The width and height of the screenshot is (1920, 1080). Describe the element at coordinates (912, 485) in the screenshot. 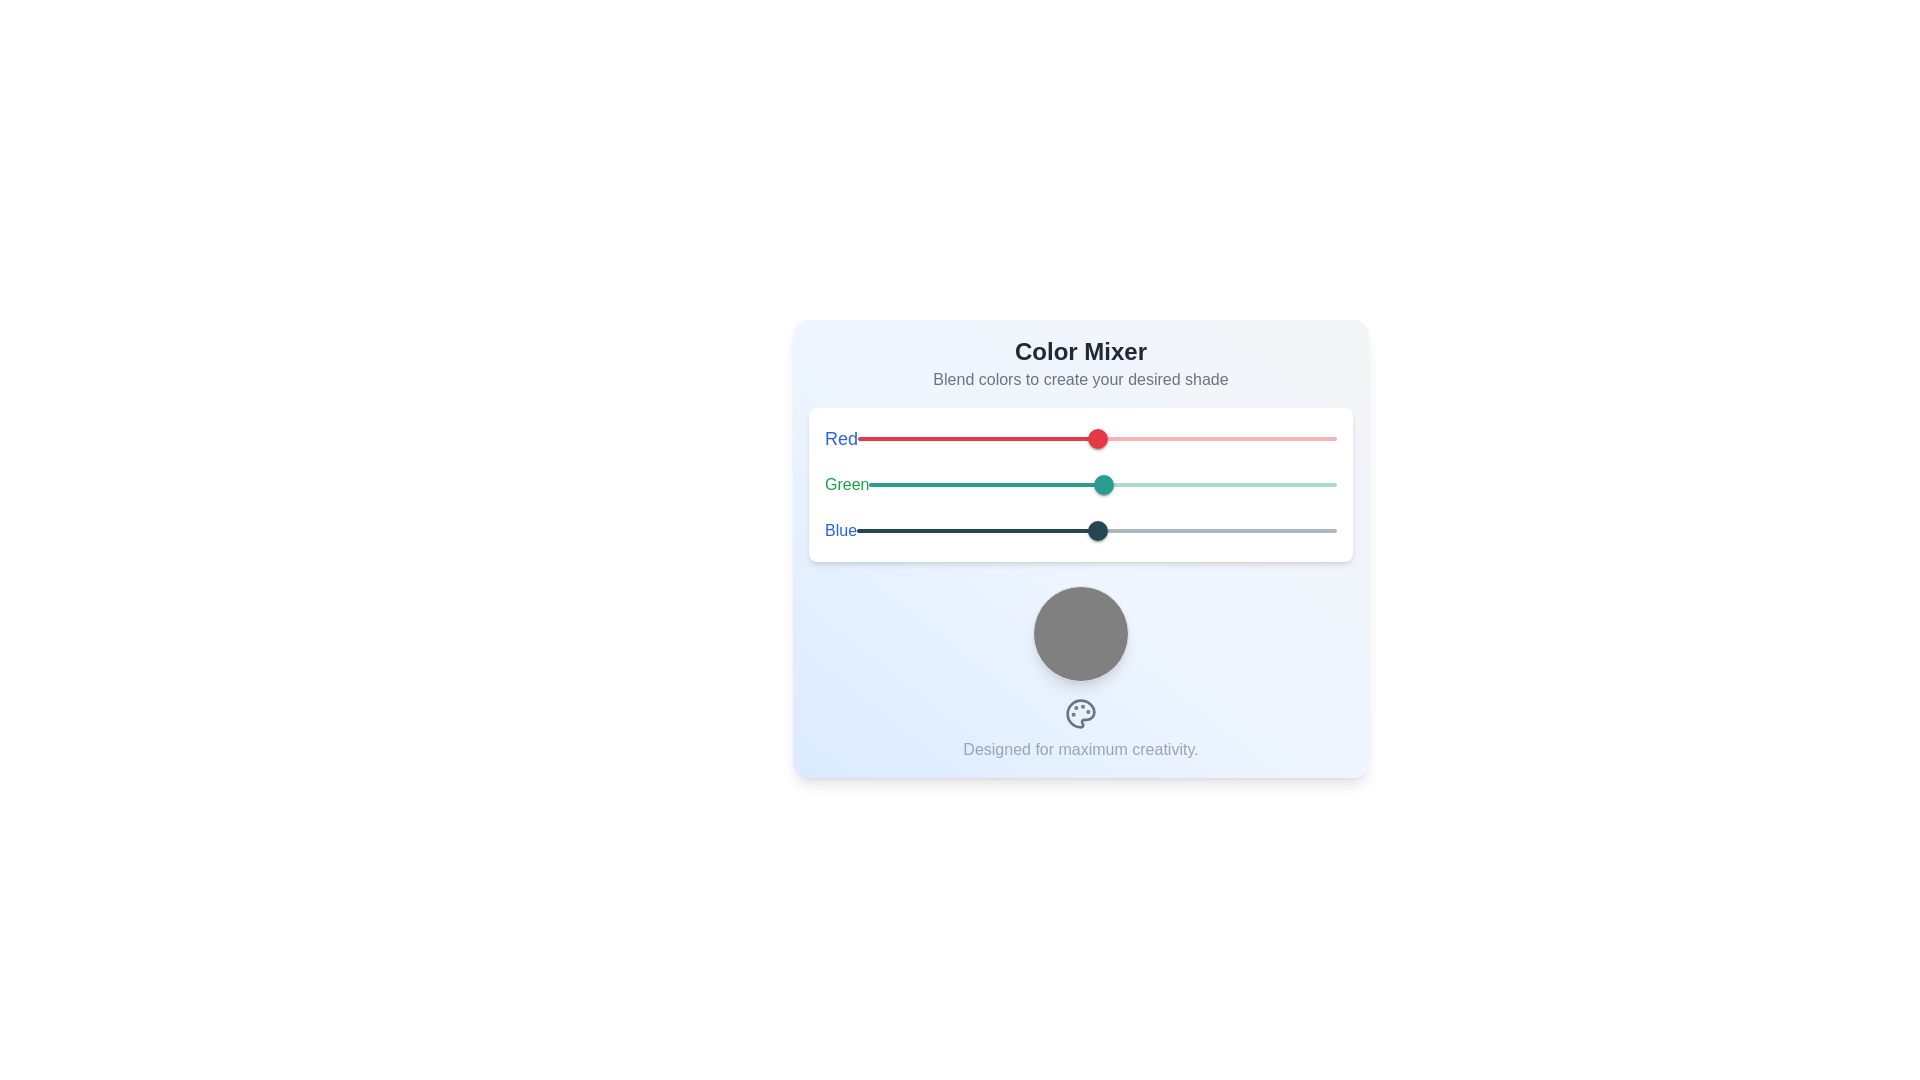

I see `the green value` at that location.